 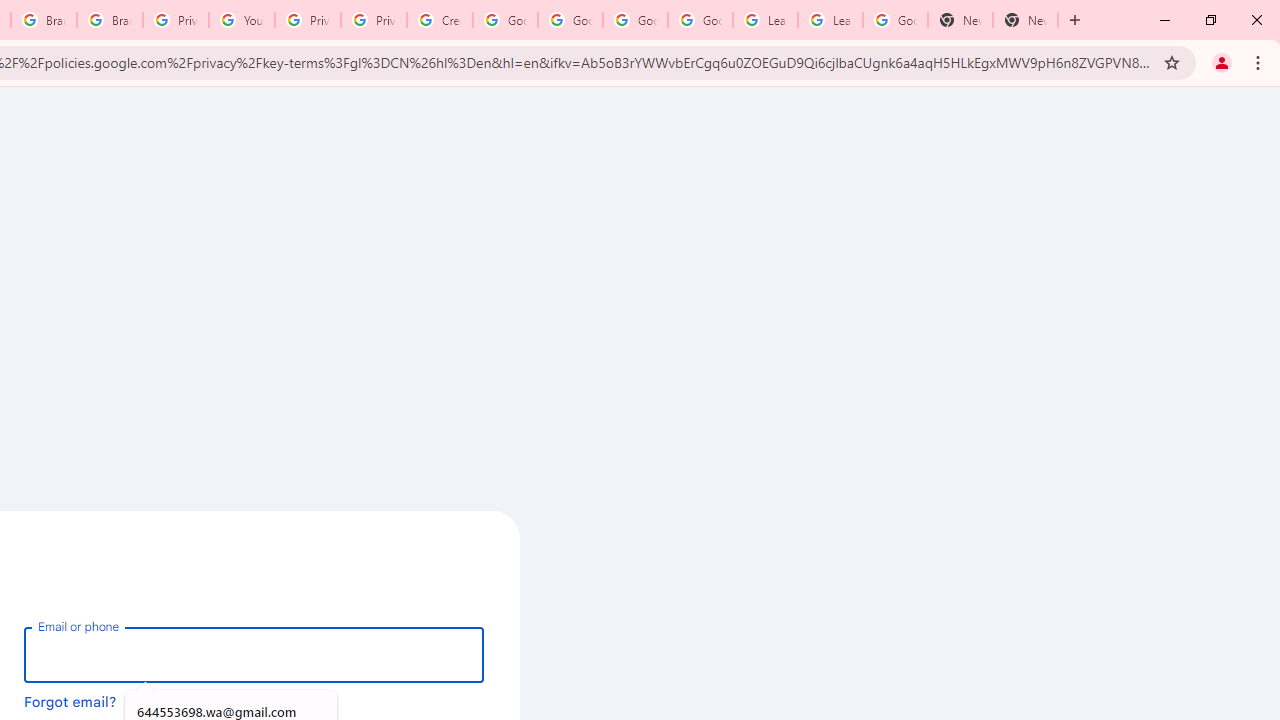 What do you see at coordinates (44, 20) in the screenshot?
I see `'Brand Resource Center'` at bounding box center [44, 20].